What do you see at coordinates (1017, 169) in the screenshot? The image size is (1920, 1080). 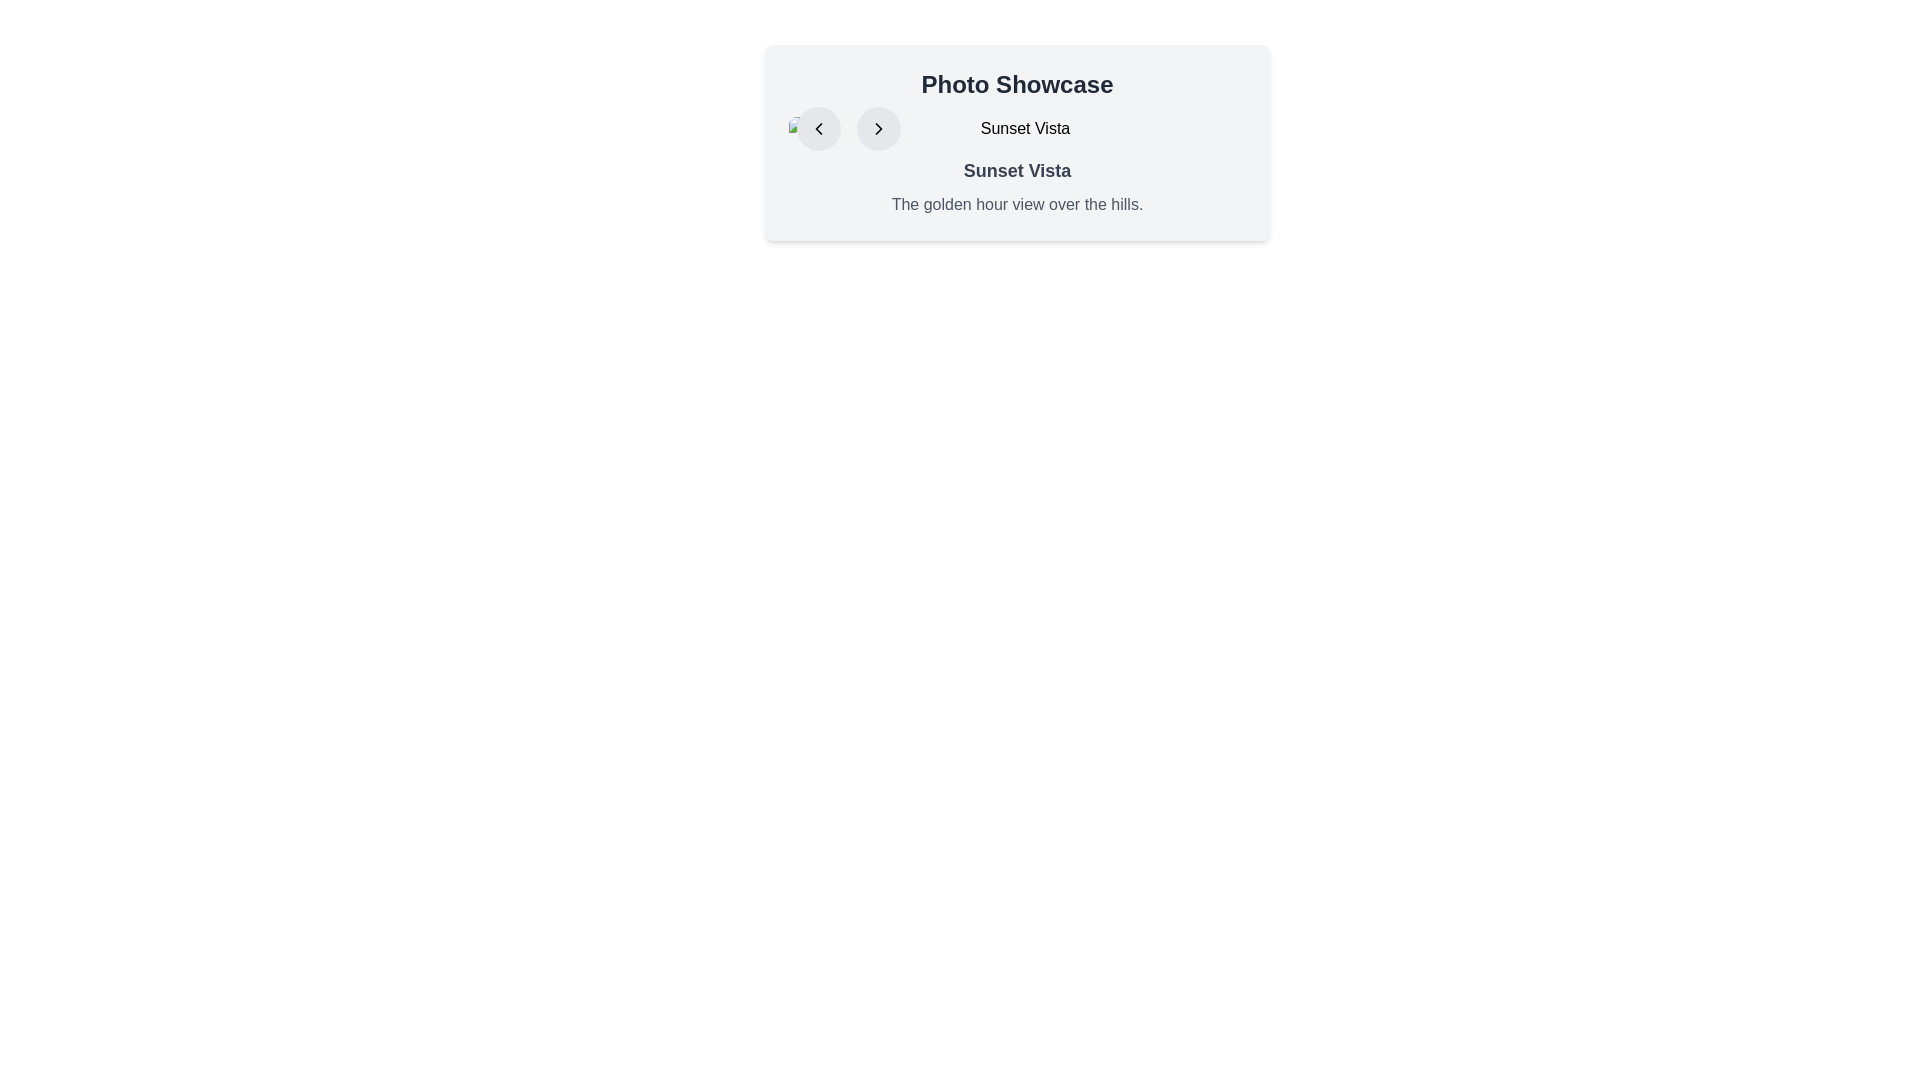 I see `the text label displaying 'Sunset Vista', which is prominently presented in a bold grey font, centered above the descriptive text` at bounding box center [1017, 169].